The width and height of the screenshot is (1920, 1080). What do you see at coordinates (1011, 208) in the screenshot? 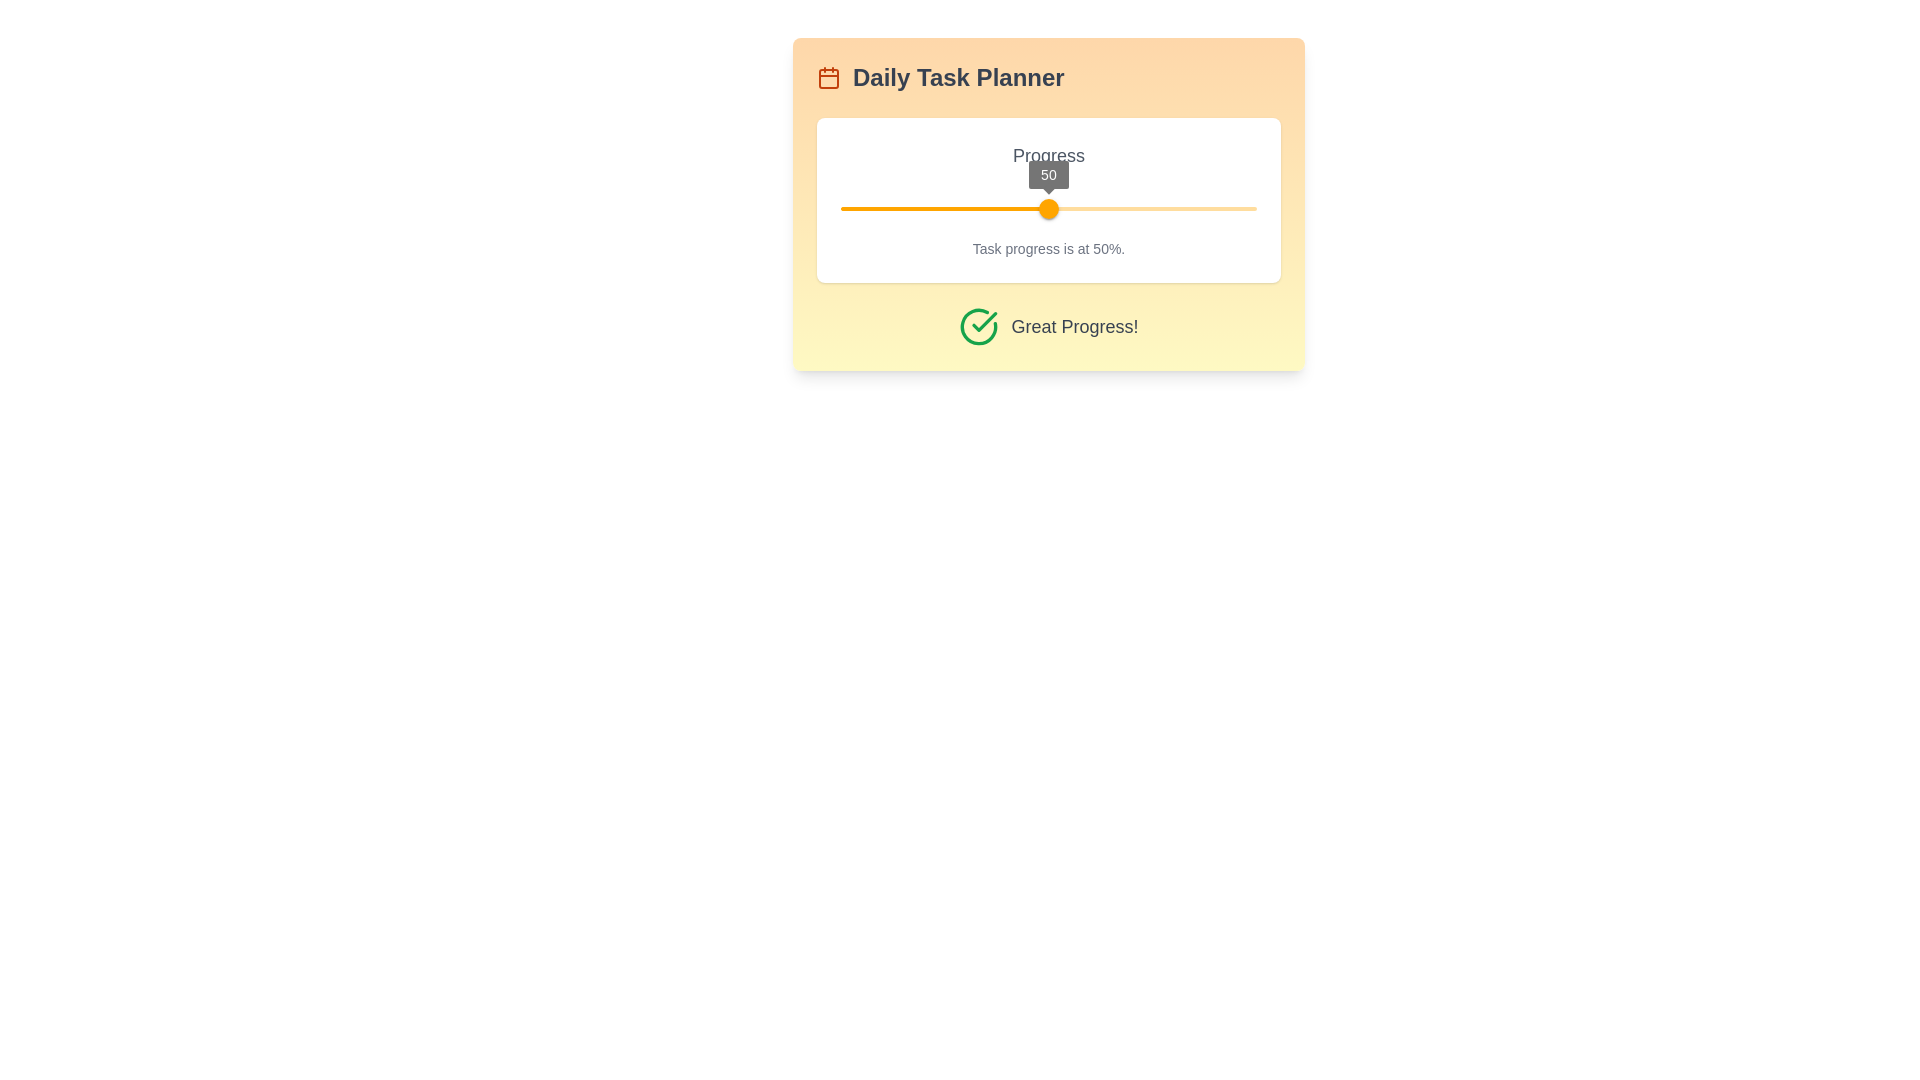
I see `the progress value` at bounding box center [1011, 208].